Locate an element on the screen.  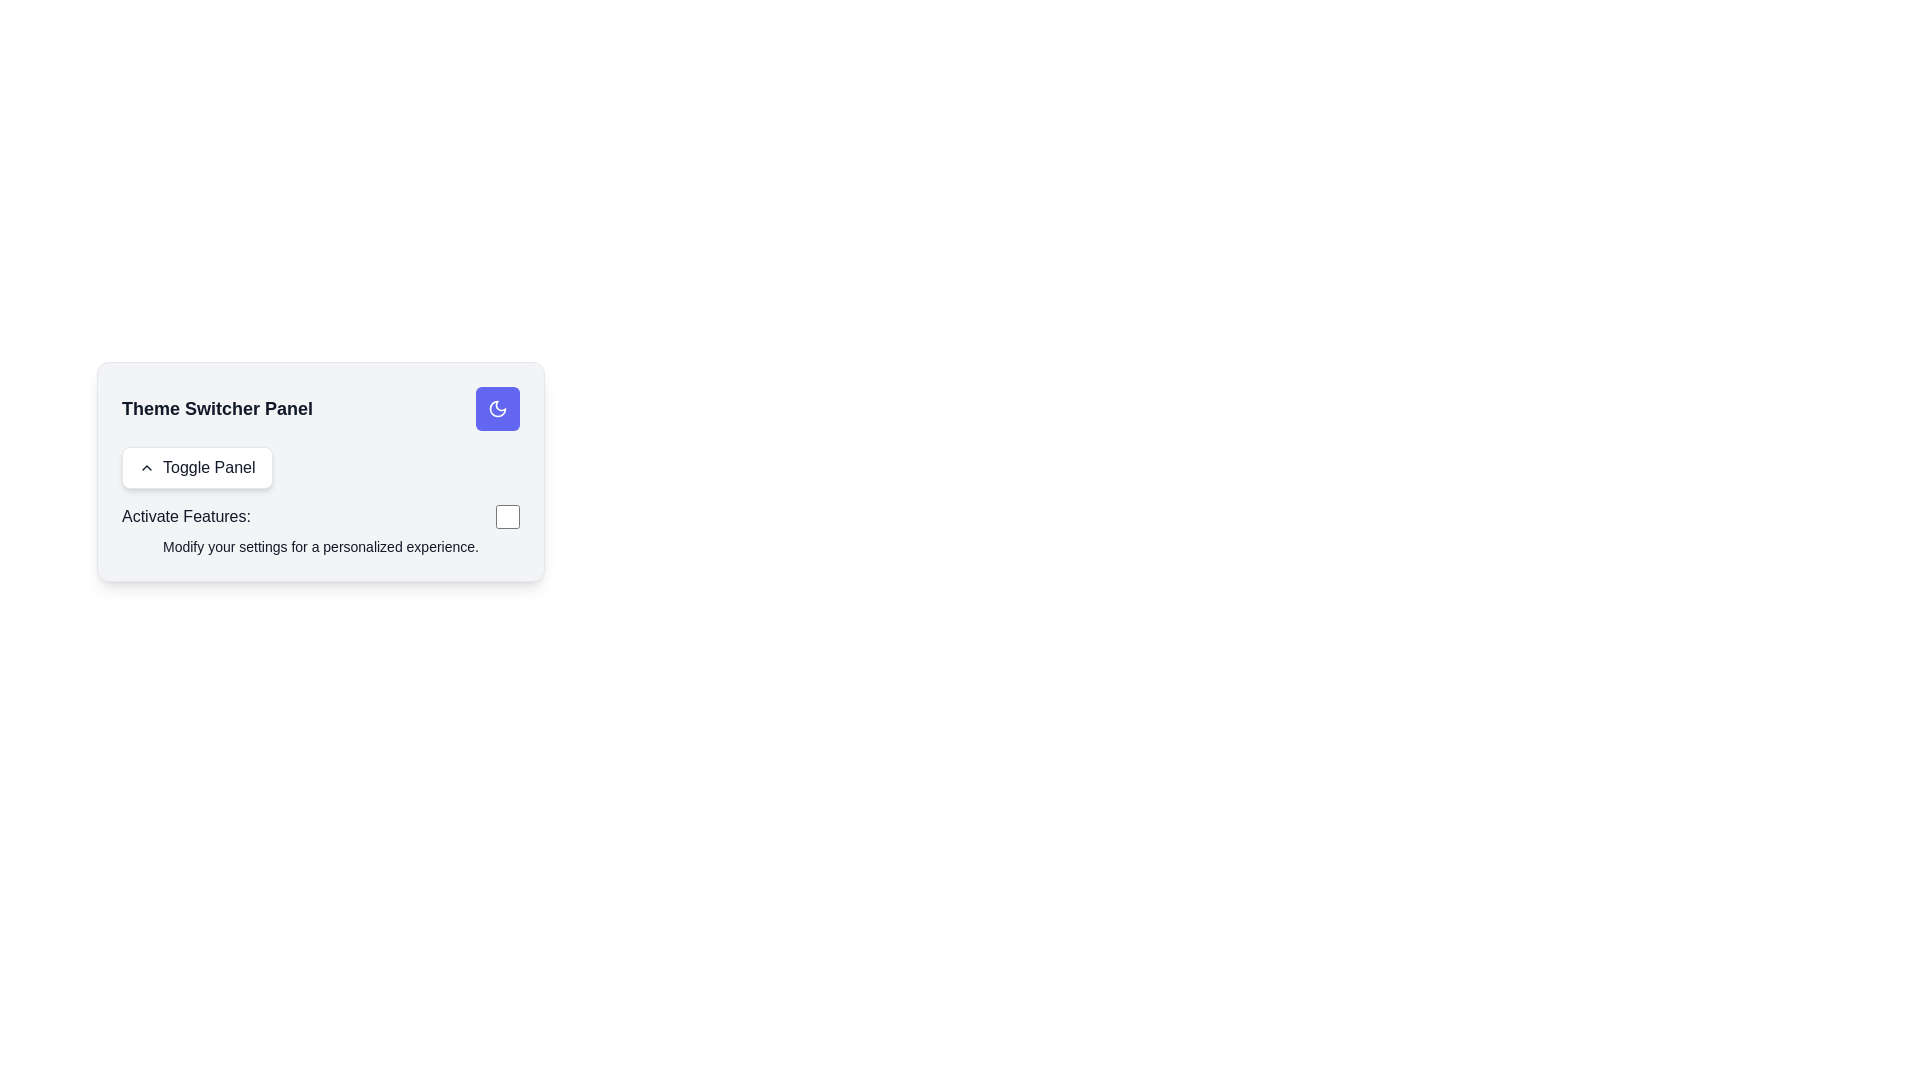
the icon embedded within the indigo-colored button located at the top-right corner of the 'Theme Switcher Panel' for interactive feedback is located at coordinates (498, 407).